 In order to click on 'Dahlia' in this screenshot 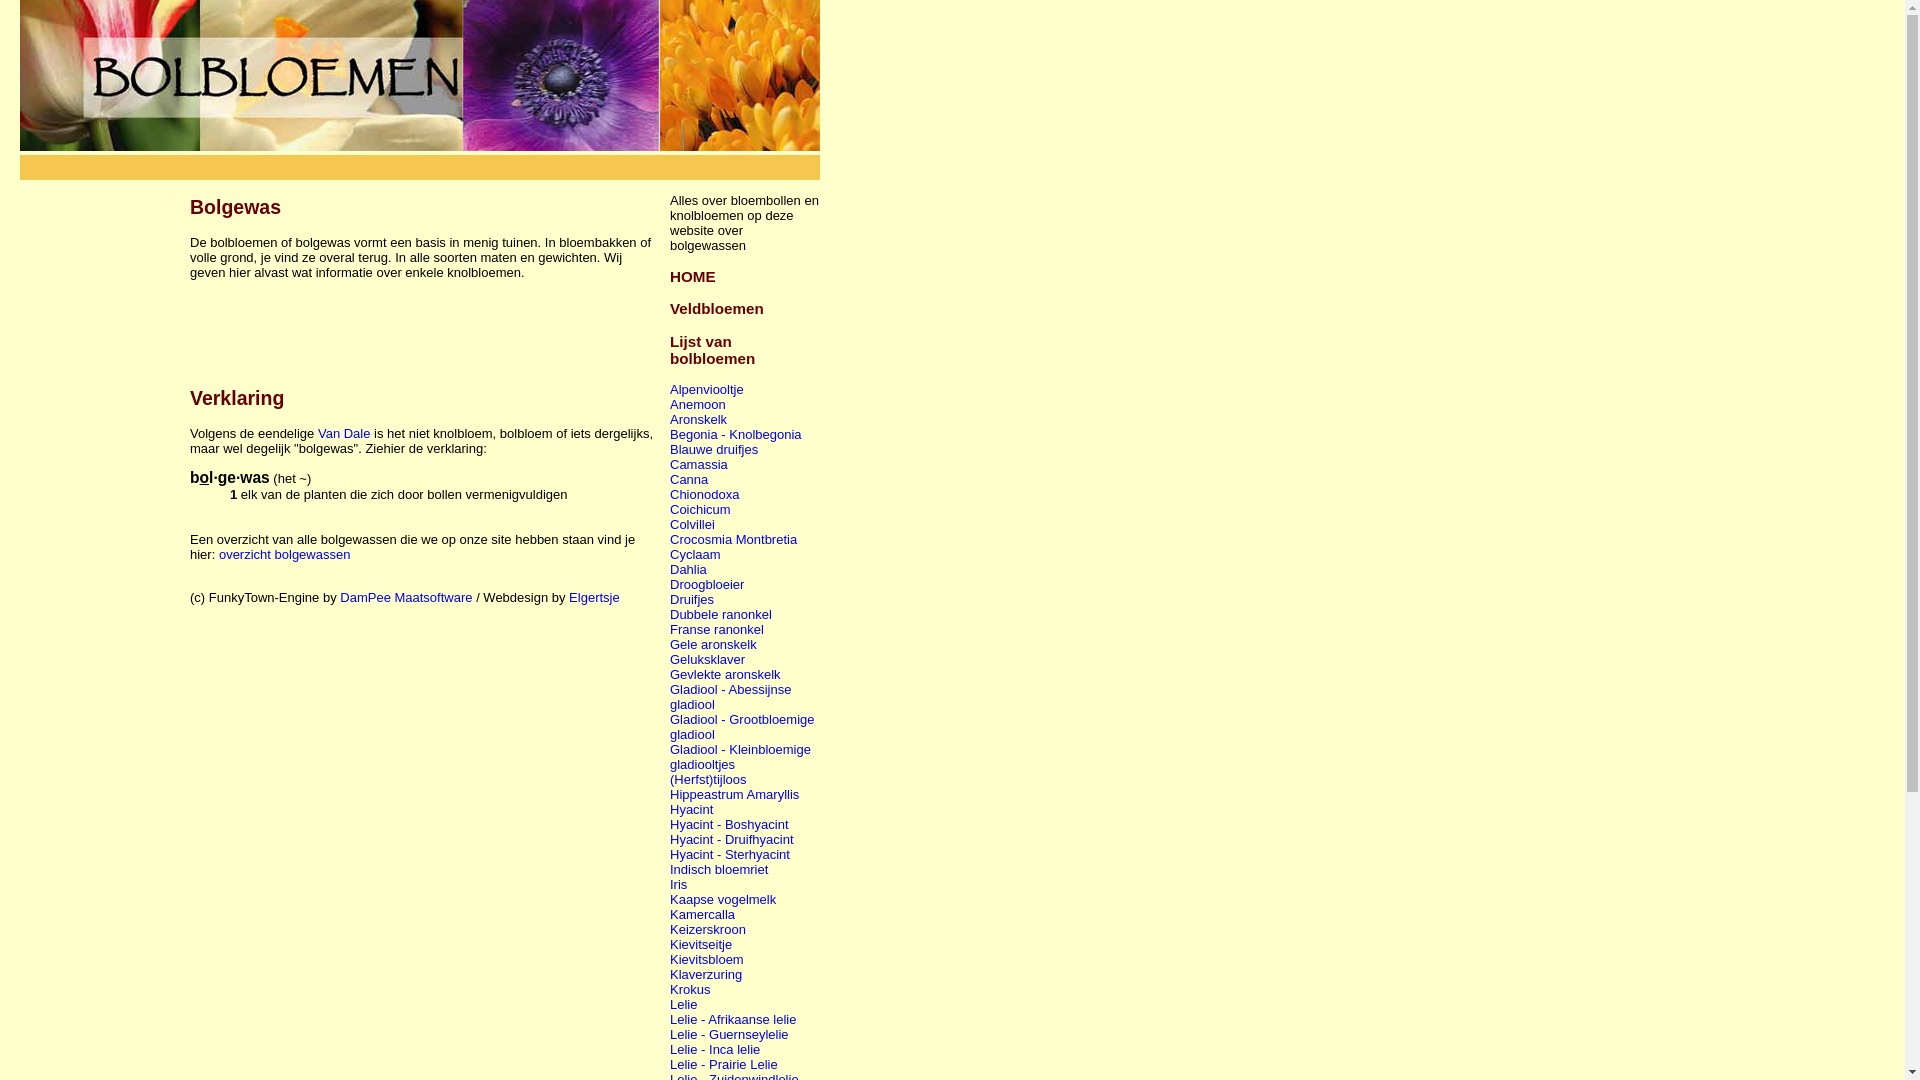, I will do `click(688, 569)`.